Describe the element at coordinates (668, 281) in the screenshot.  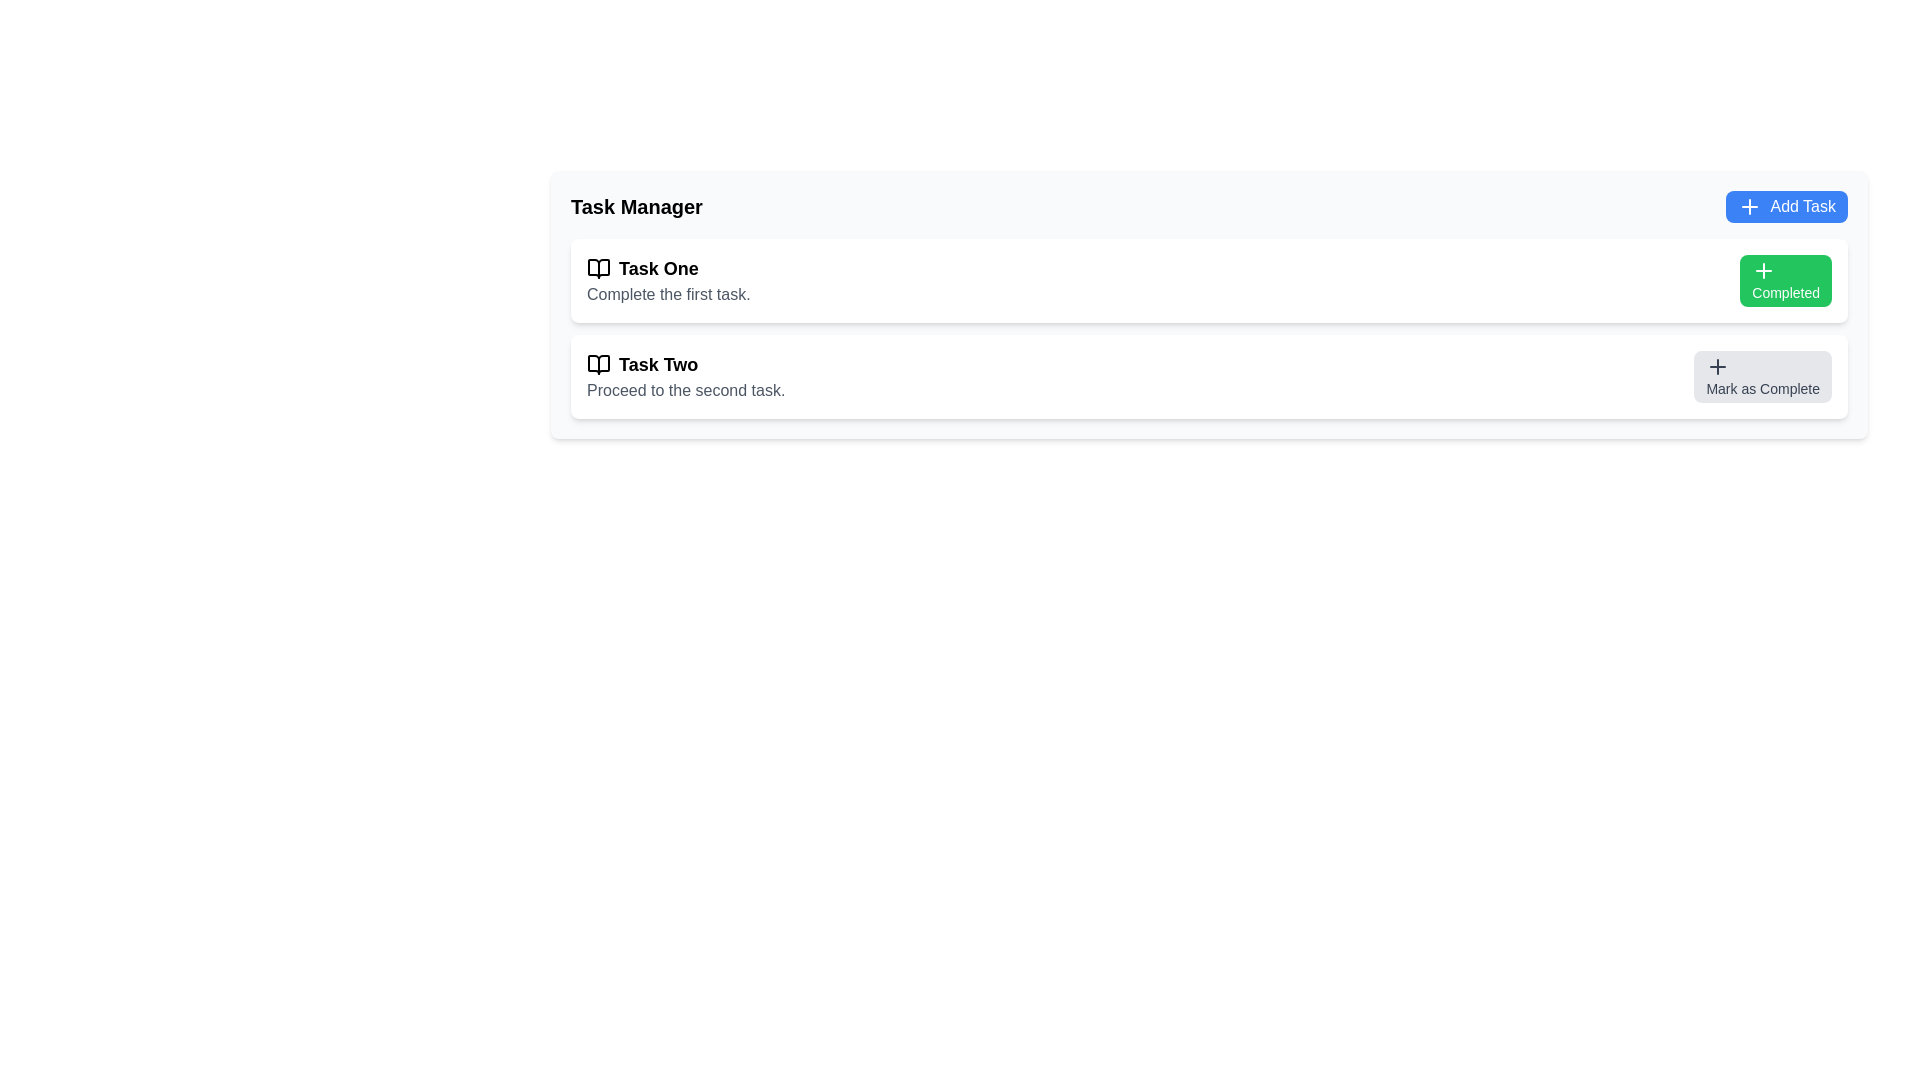
I see `the Task description box labeled 'Task One', which contains a bold heading and a description, positioned at the upper section of the interface` at that location.